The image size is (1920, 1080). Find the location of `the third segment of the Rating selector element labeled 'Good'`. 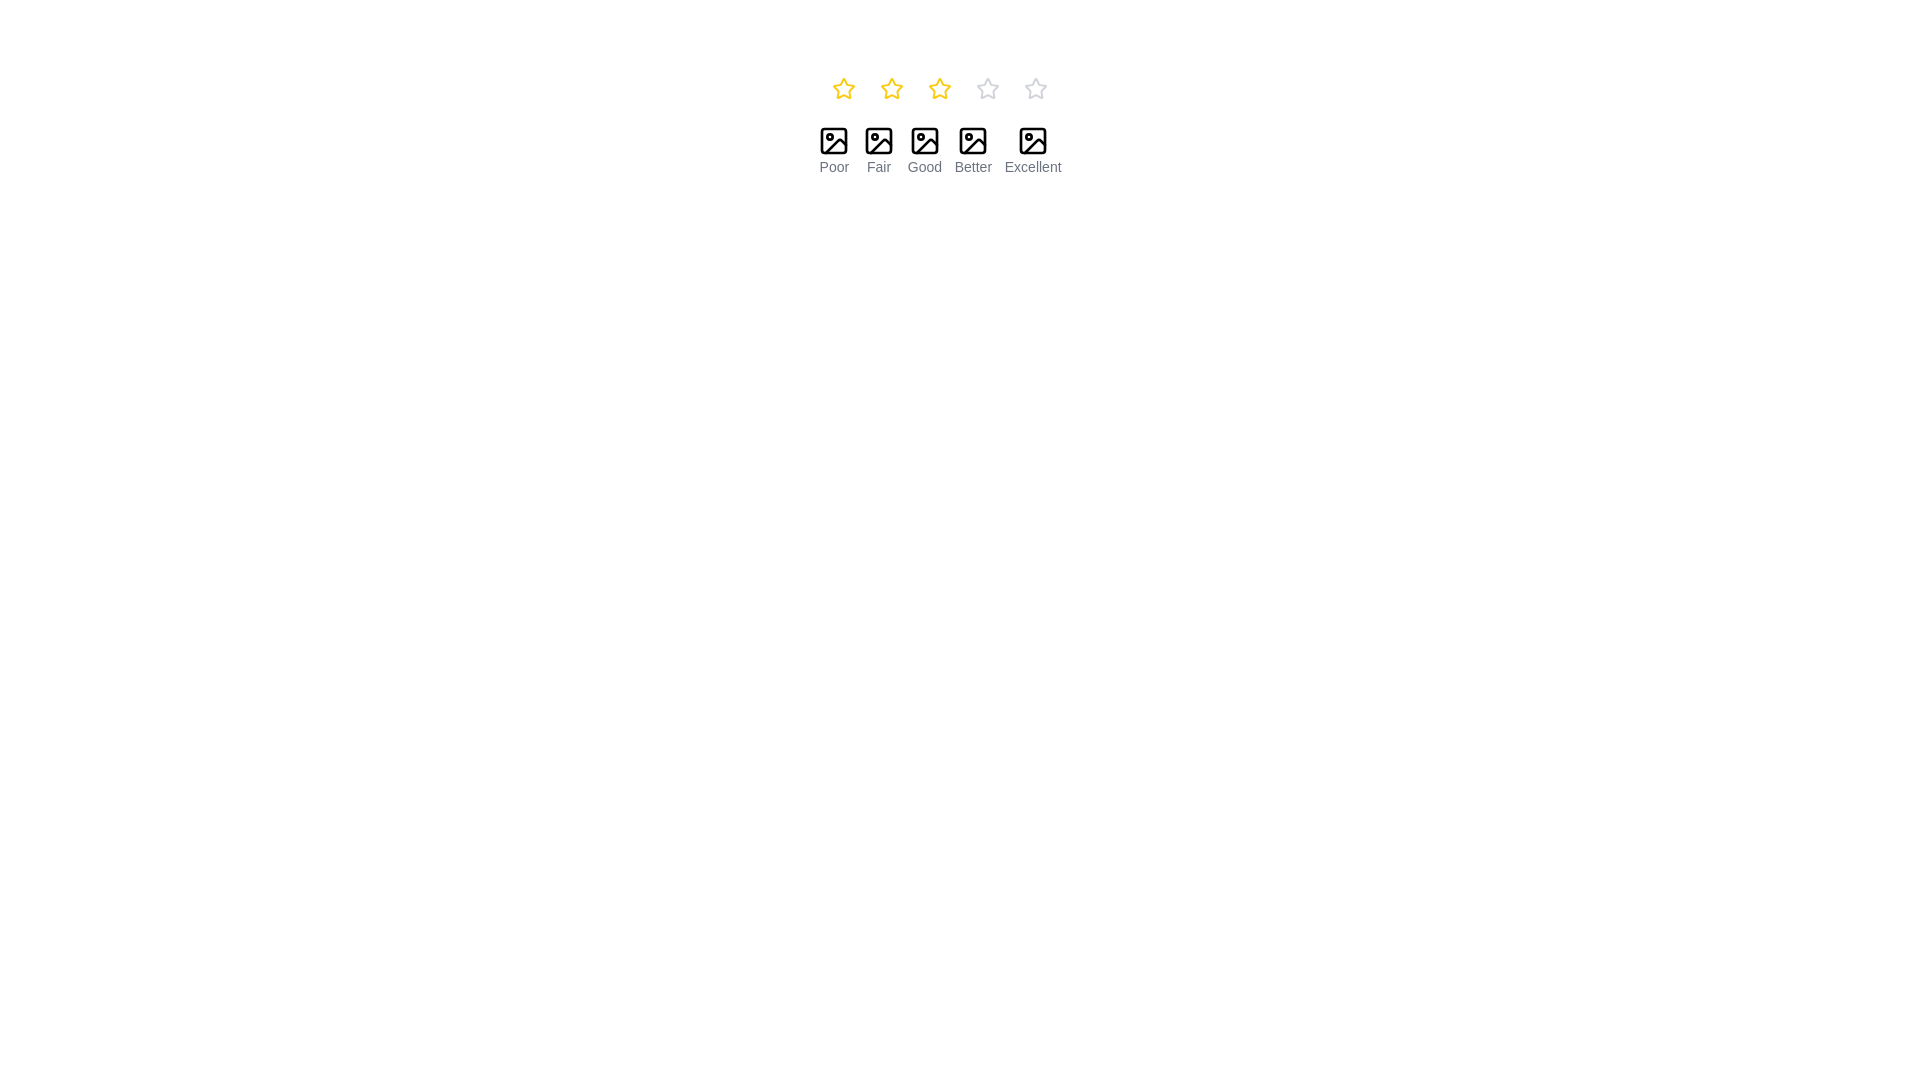

the third segment of the Rating selector element labeled 'Good' is located at coordinates (939, 149).